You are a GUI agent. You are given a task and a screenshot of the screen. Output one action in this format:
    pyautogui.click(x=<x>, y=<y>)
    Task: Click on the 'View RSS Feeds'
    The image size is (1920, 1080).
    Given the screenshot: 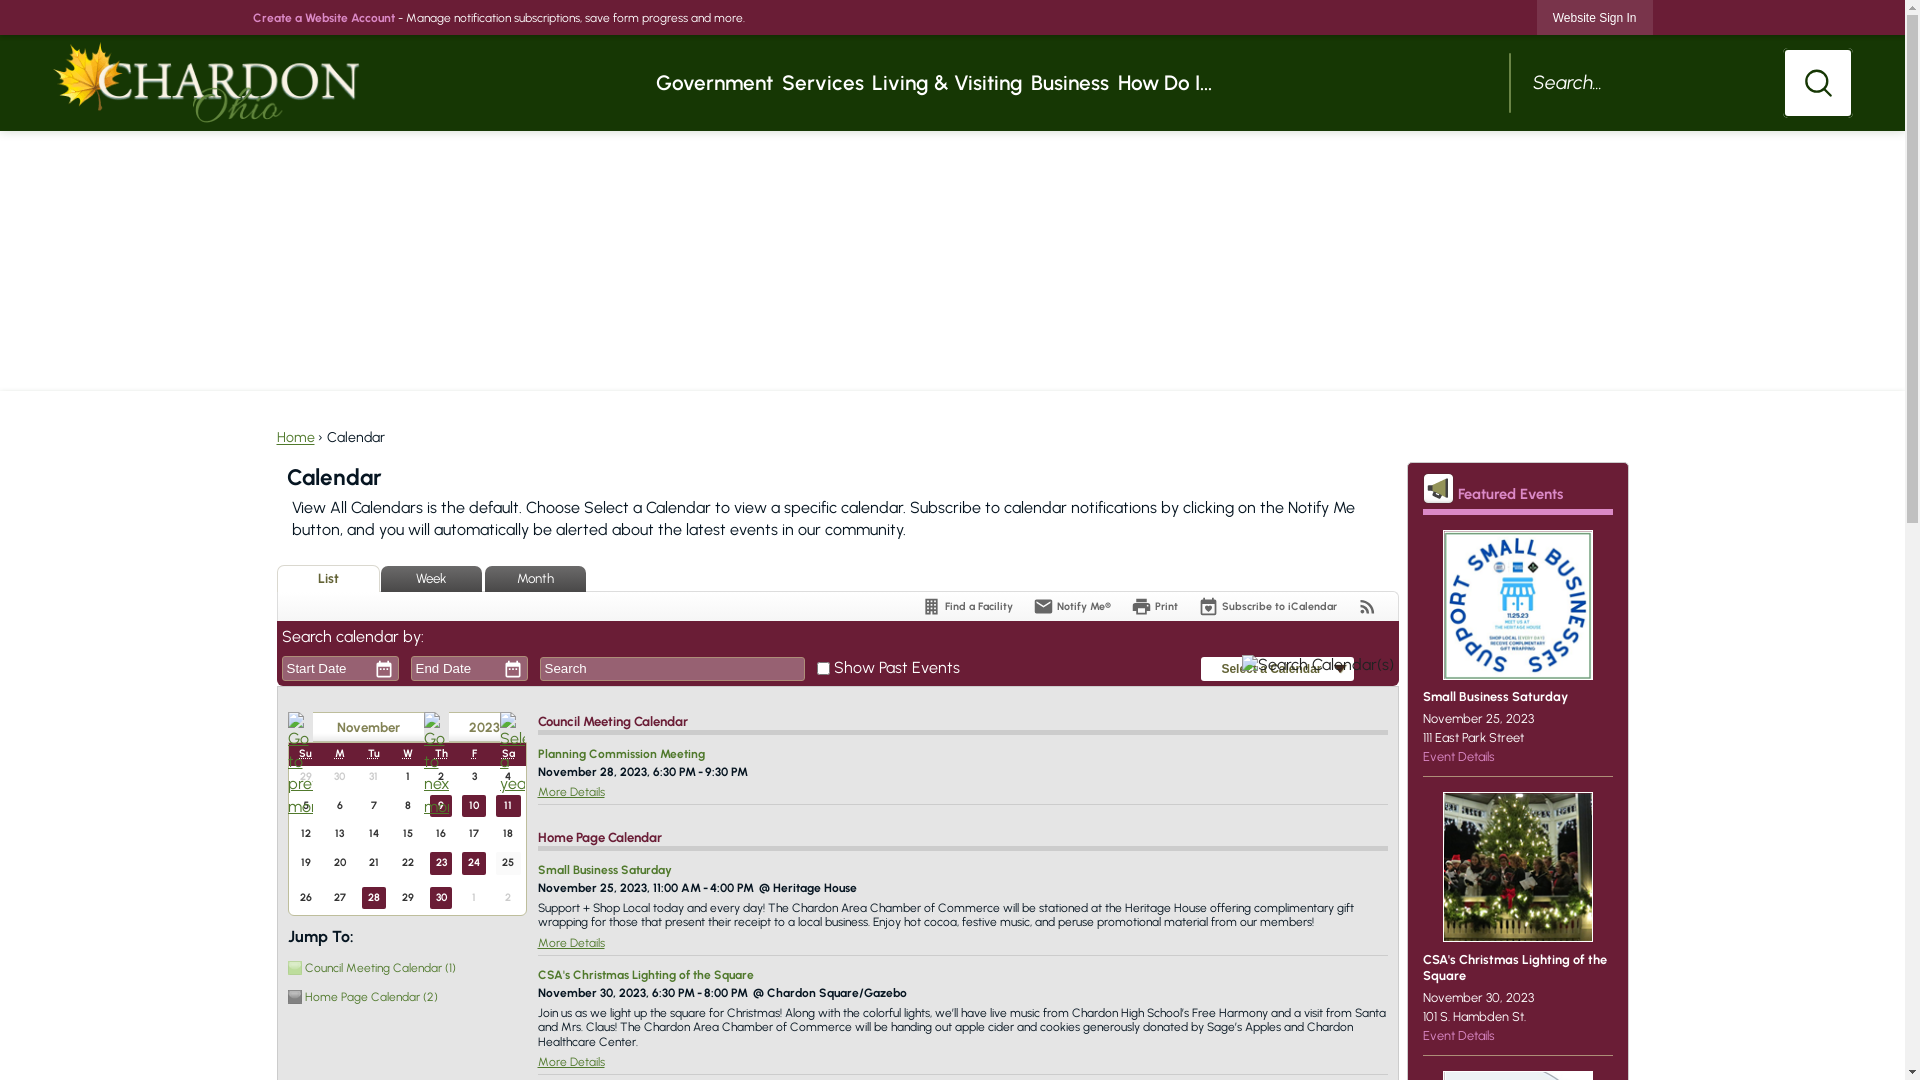 What is the action you would take?
    pyautogui.click(x=1365, y=605)
    